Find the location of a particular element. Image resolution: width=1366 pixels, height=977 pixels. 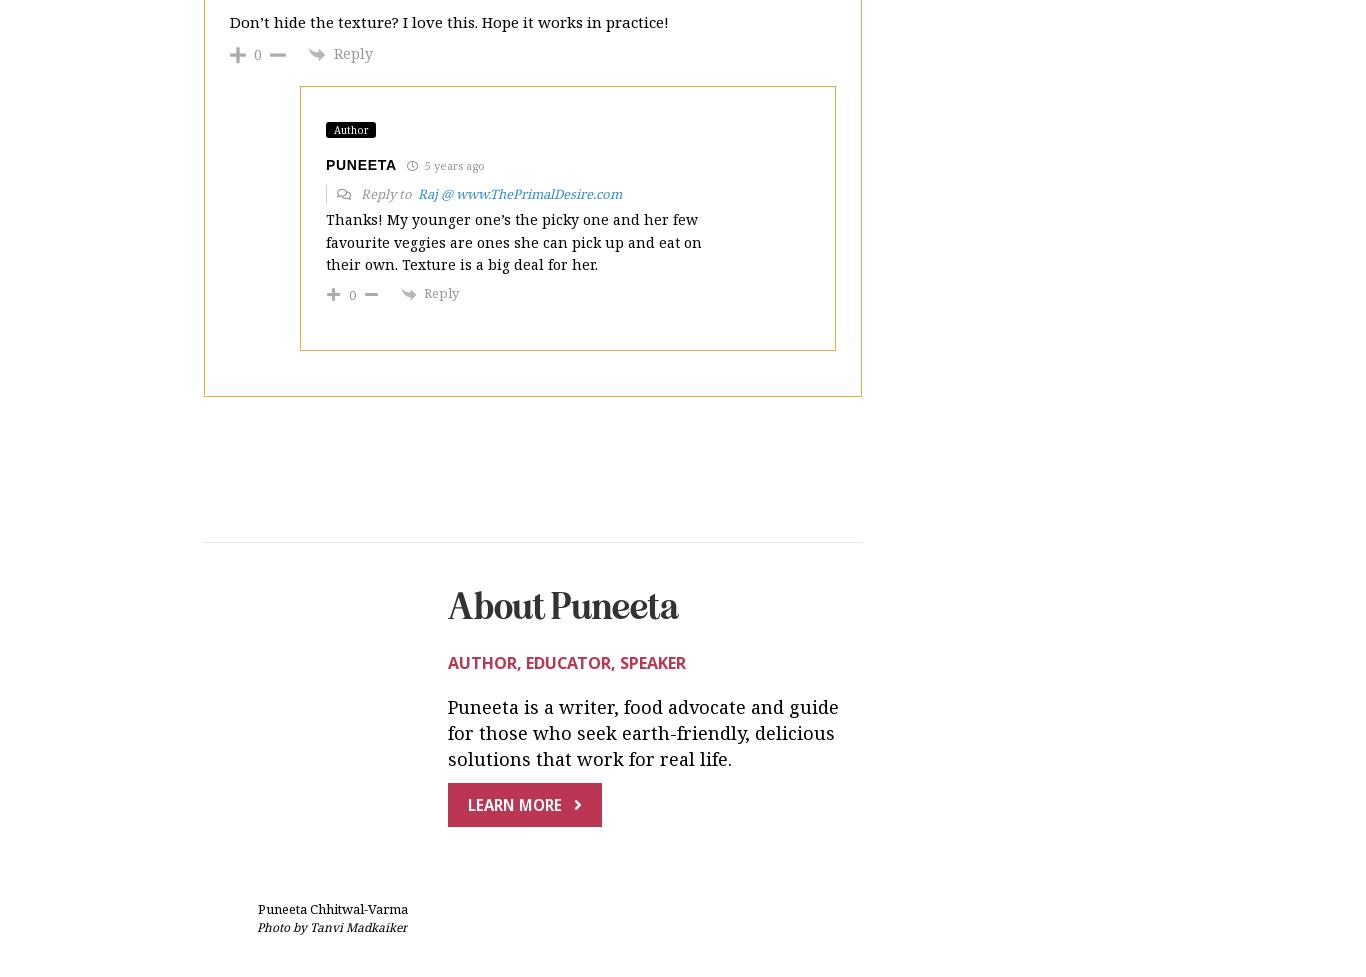

'Raj @ www.ThePrimalDesire.com' is located at coordinates (520, 29).